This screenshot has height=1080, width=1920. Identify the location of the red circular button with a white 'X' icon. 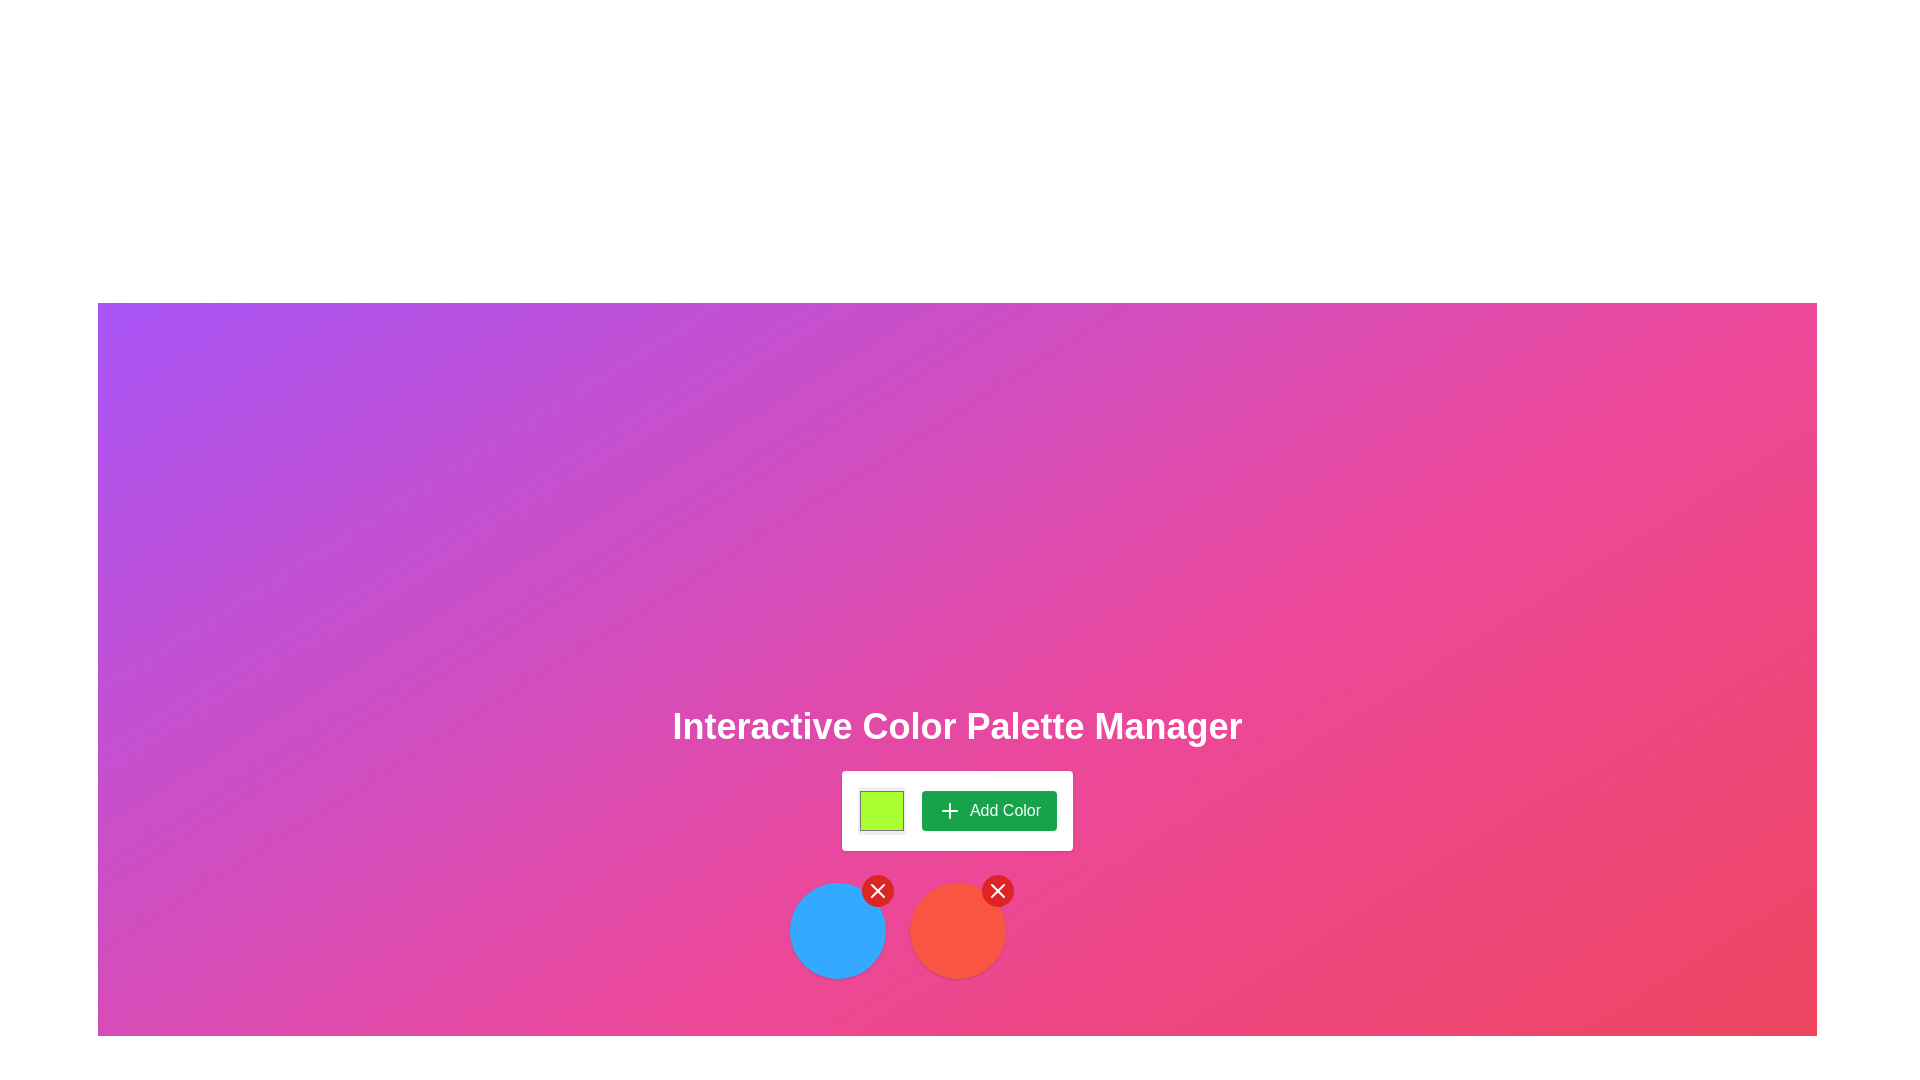
(877, 890).